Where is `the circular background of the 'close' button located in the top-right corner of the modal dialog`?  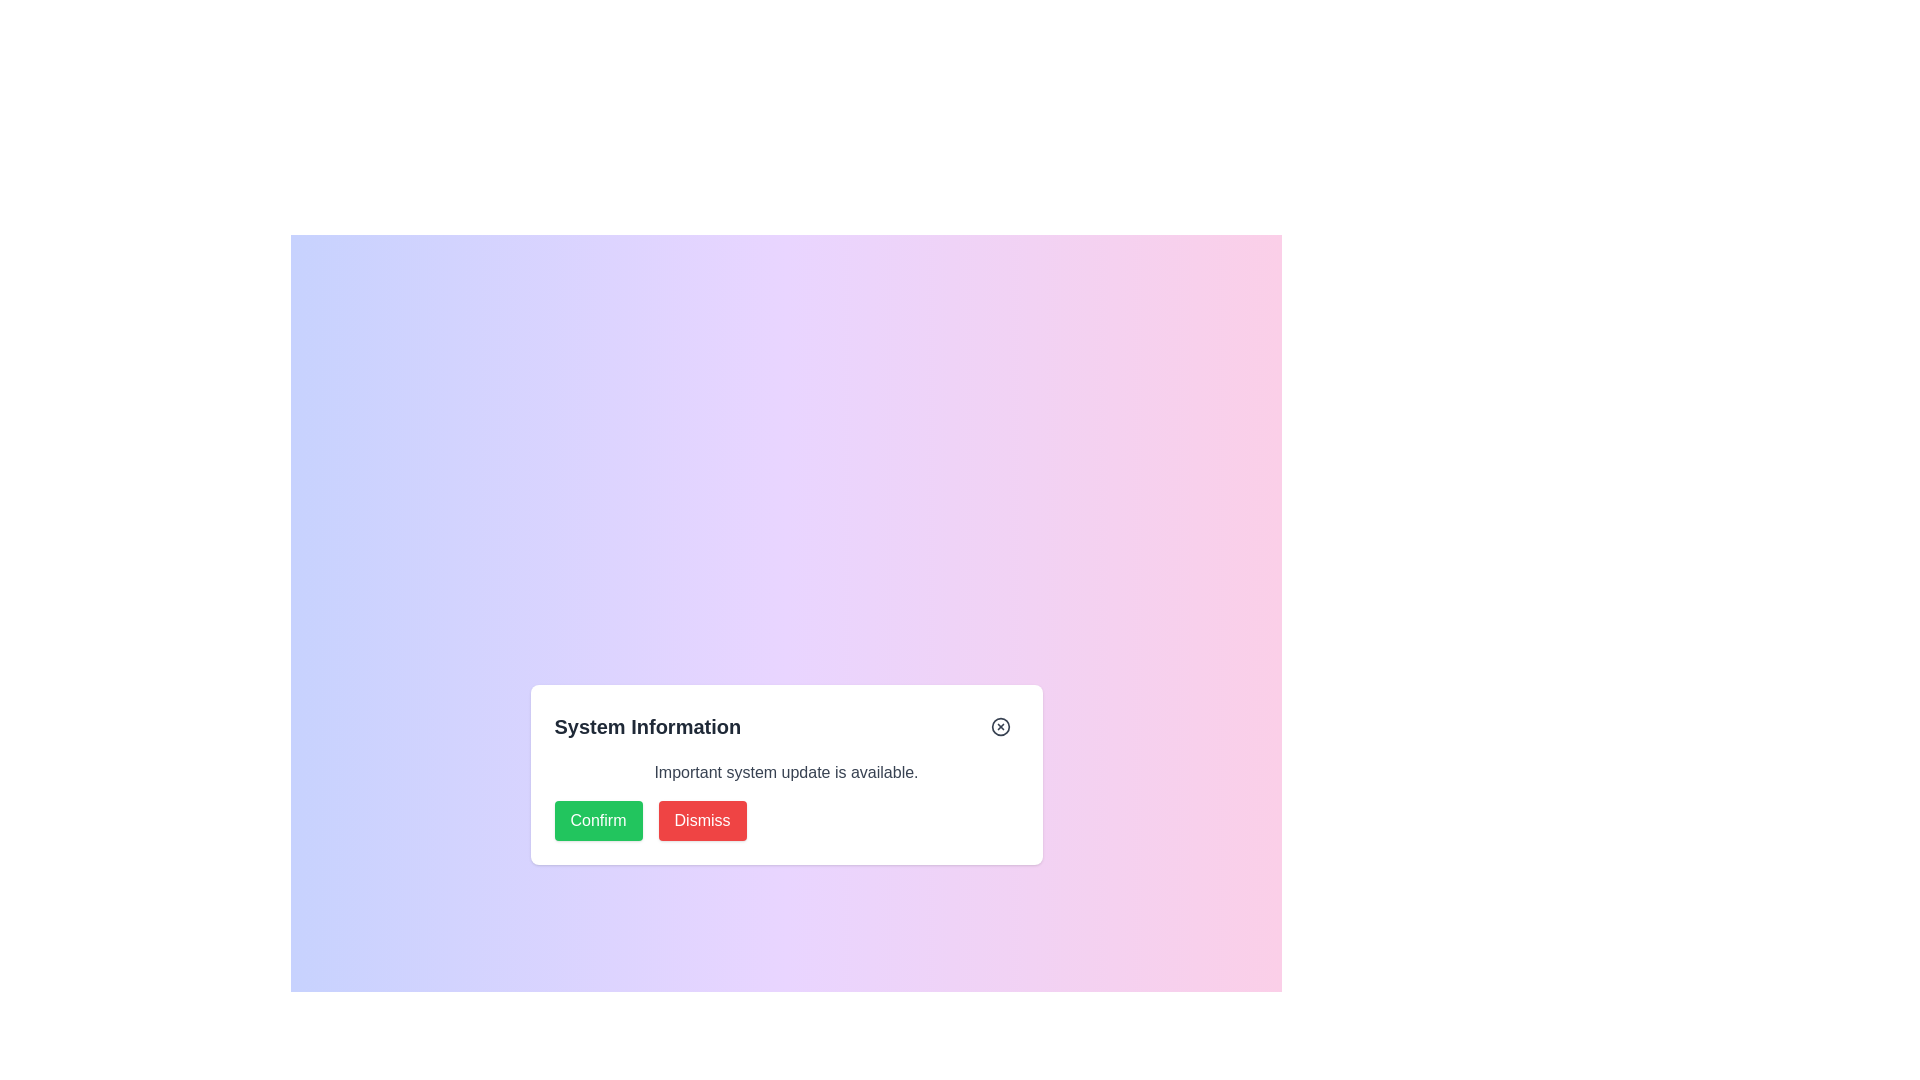 the circular background of the 'close' button located in the top-right corner of the modal dialog is located at coordinates (1000, 726).